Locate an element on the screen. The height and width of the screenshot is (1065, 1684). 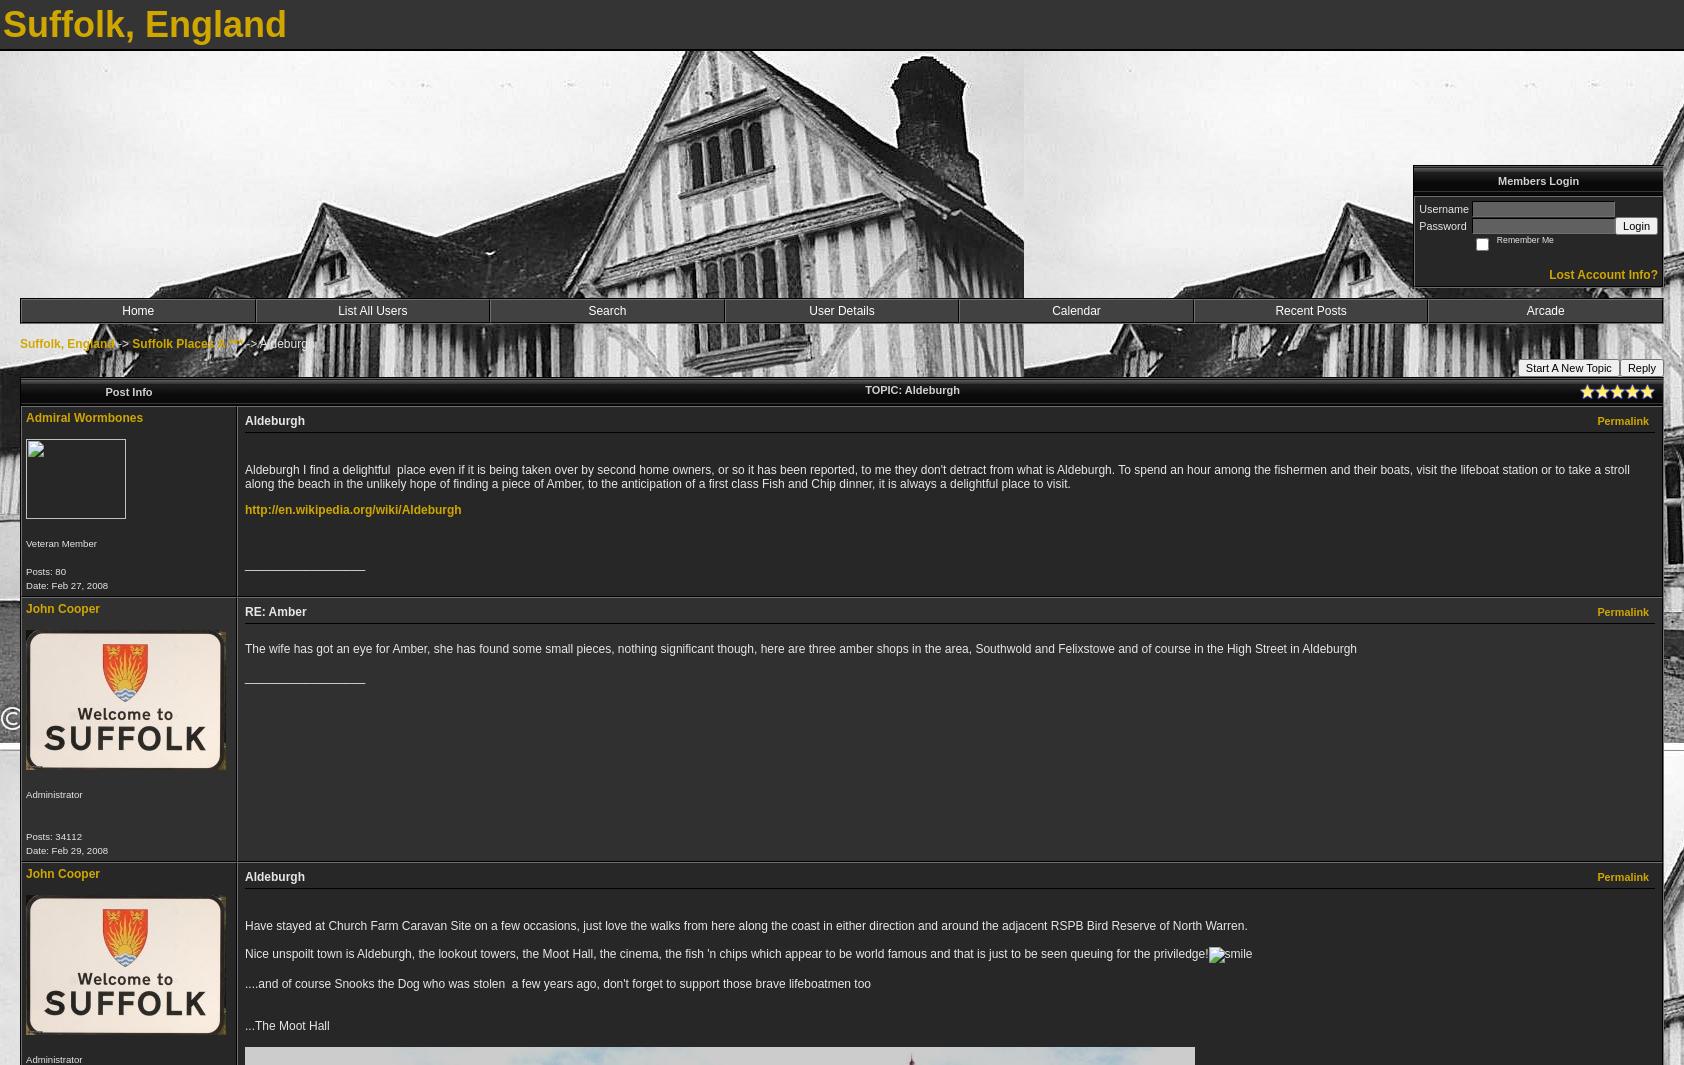
'Start A New Topic' is located at coordinates (1567, 366).